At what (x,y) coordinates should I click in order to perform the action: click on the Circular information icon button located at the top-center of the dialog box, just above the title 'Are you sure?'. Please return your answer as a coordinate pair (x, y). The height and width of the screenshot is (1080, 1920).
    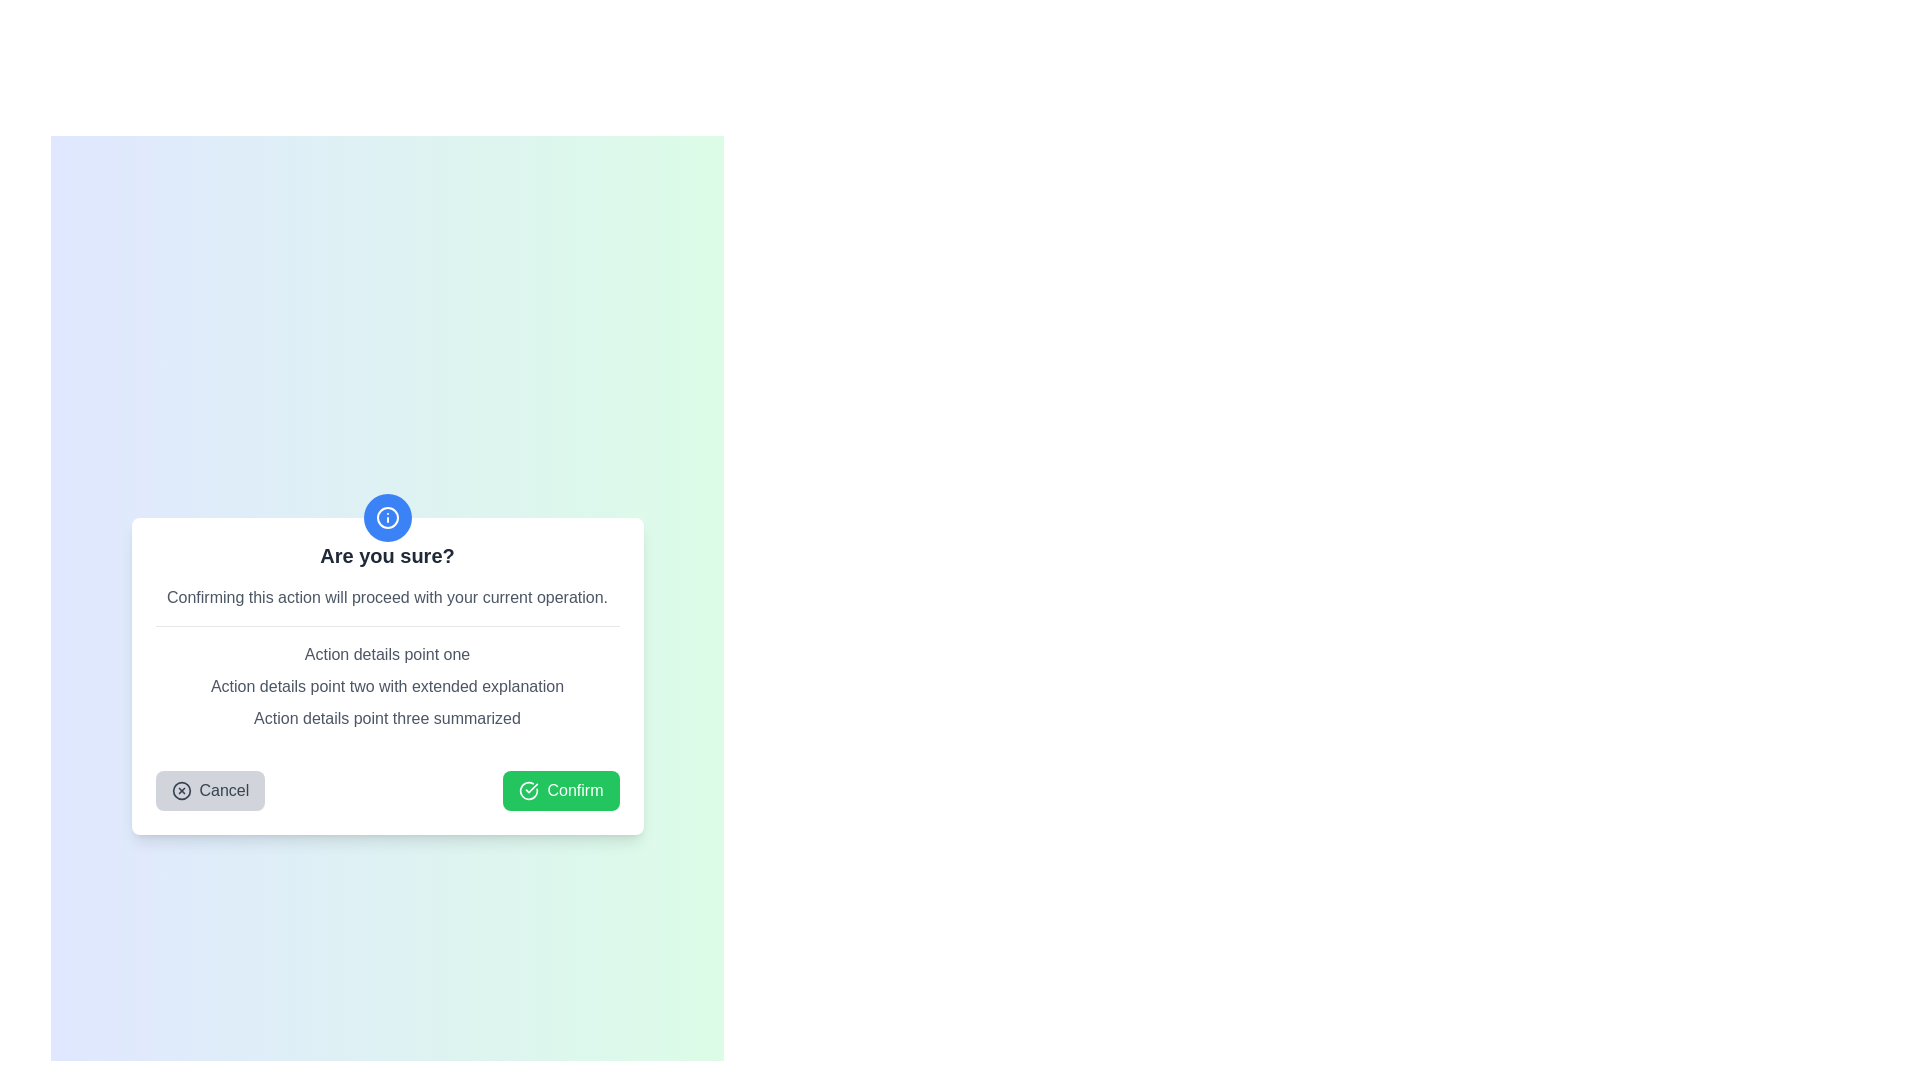
    Looking at the image, I should click on (387, 516).